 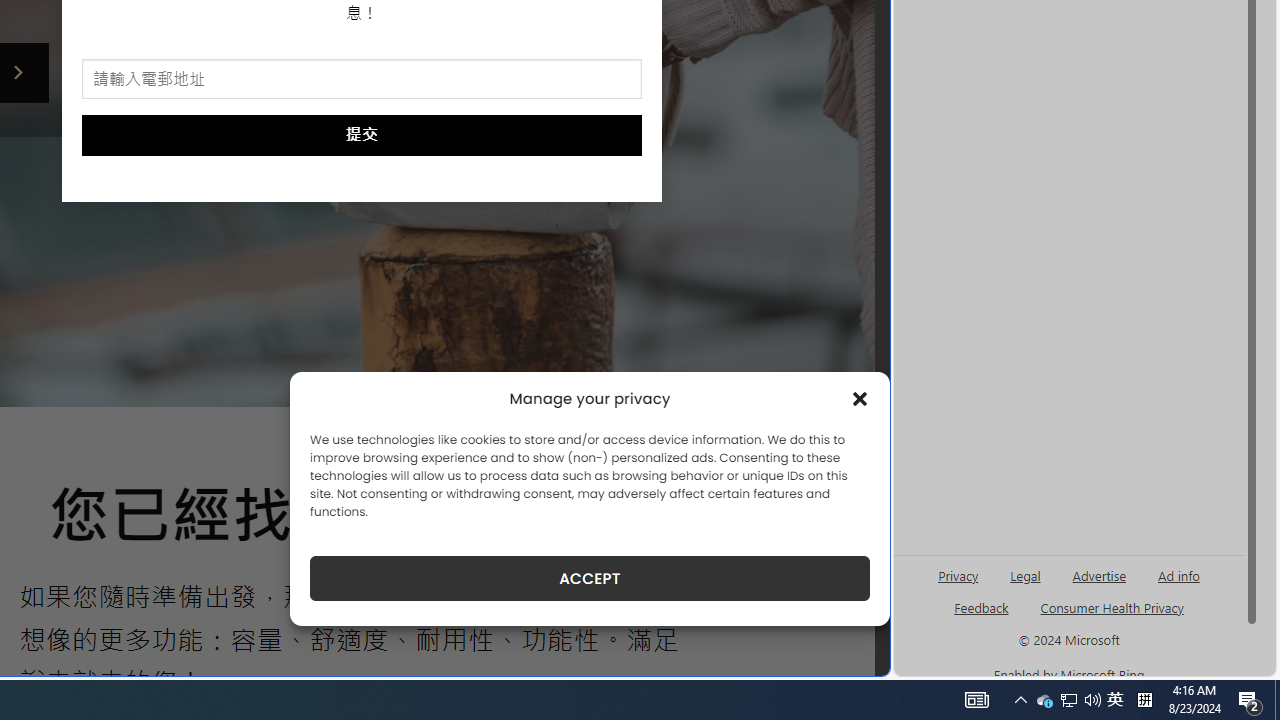 What do you see at coordinates (589, 578) in the screenshot?
I see `'ACCEPT'` at bounding box center [589, 578].